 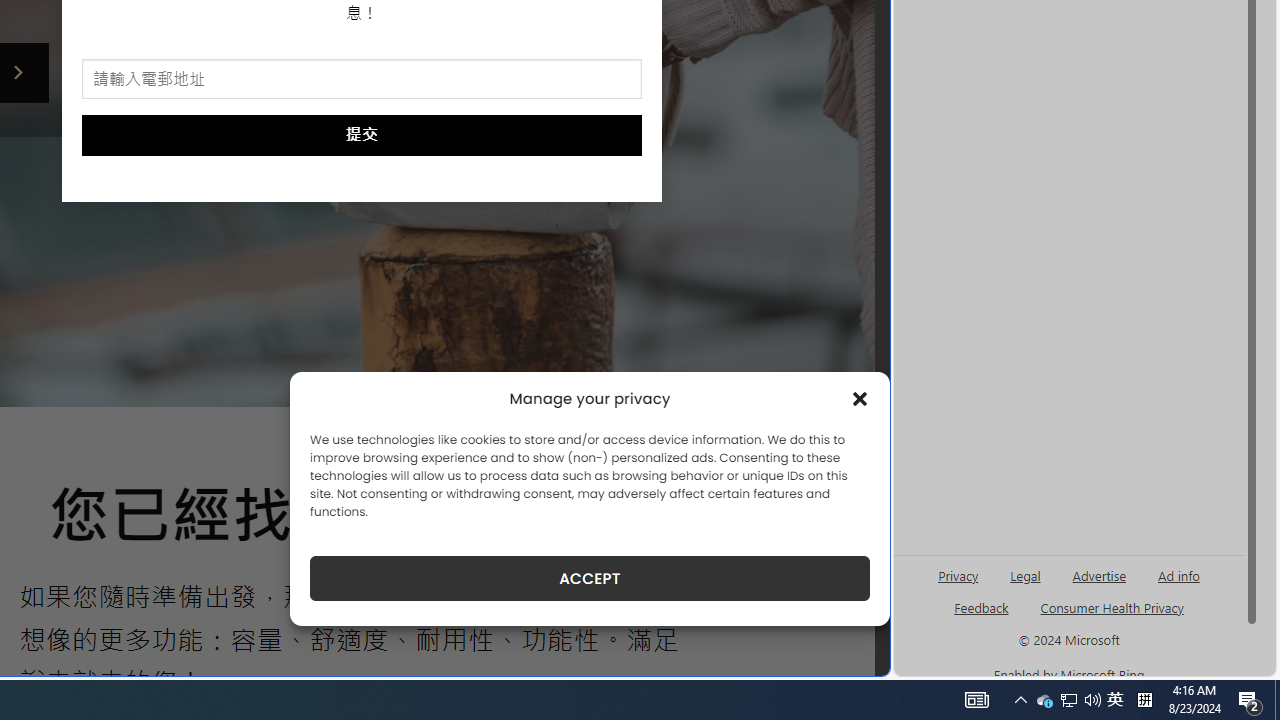 What do you see at coordinates (589, 578) in the screenshot?
I see `'ACCEPT'` at bounding box center [589, 578].